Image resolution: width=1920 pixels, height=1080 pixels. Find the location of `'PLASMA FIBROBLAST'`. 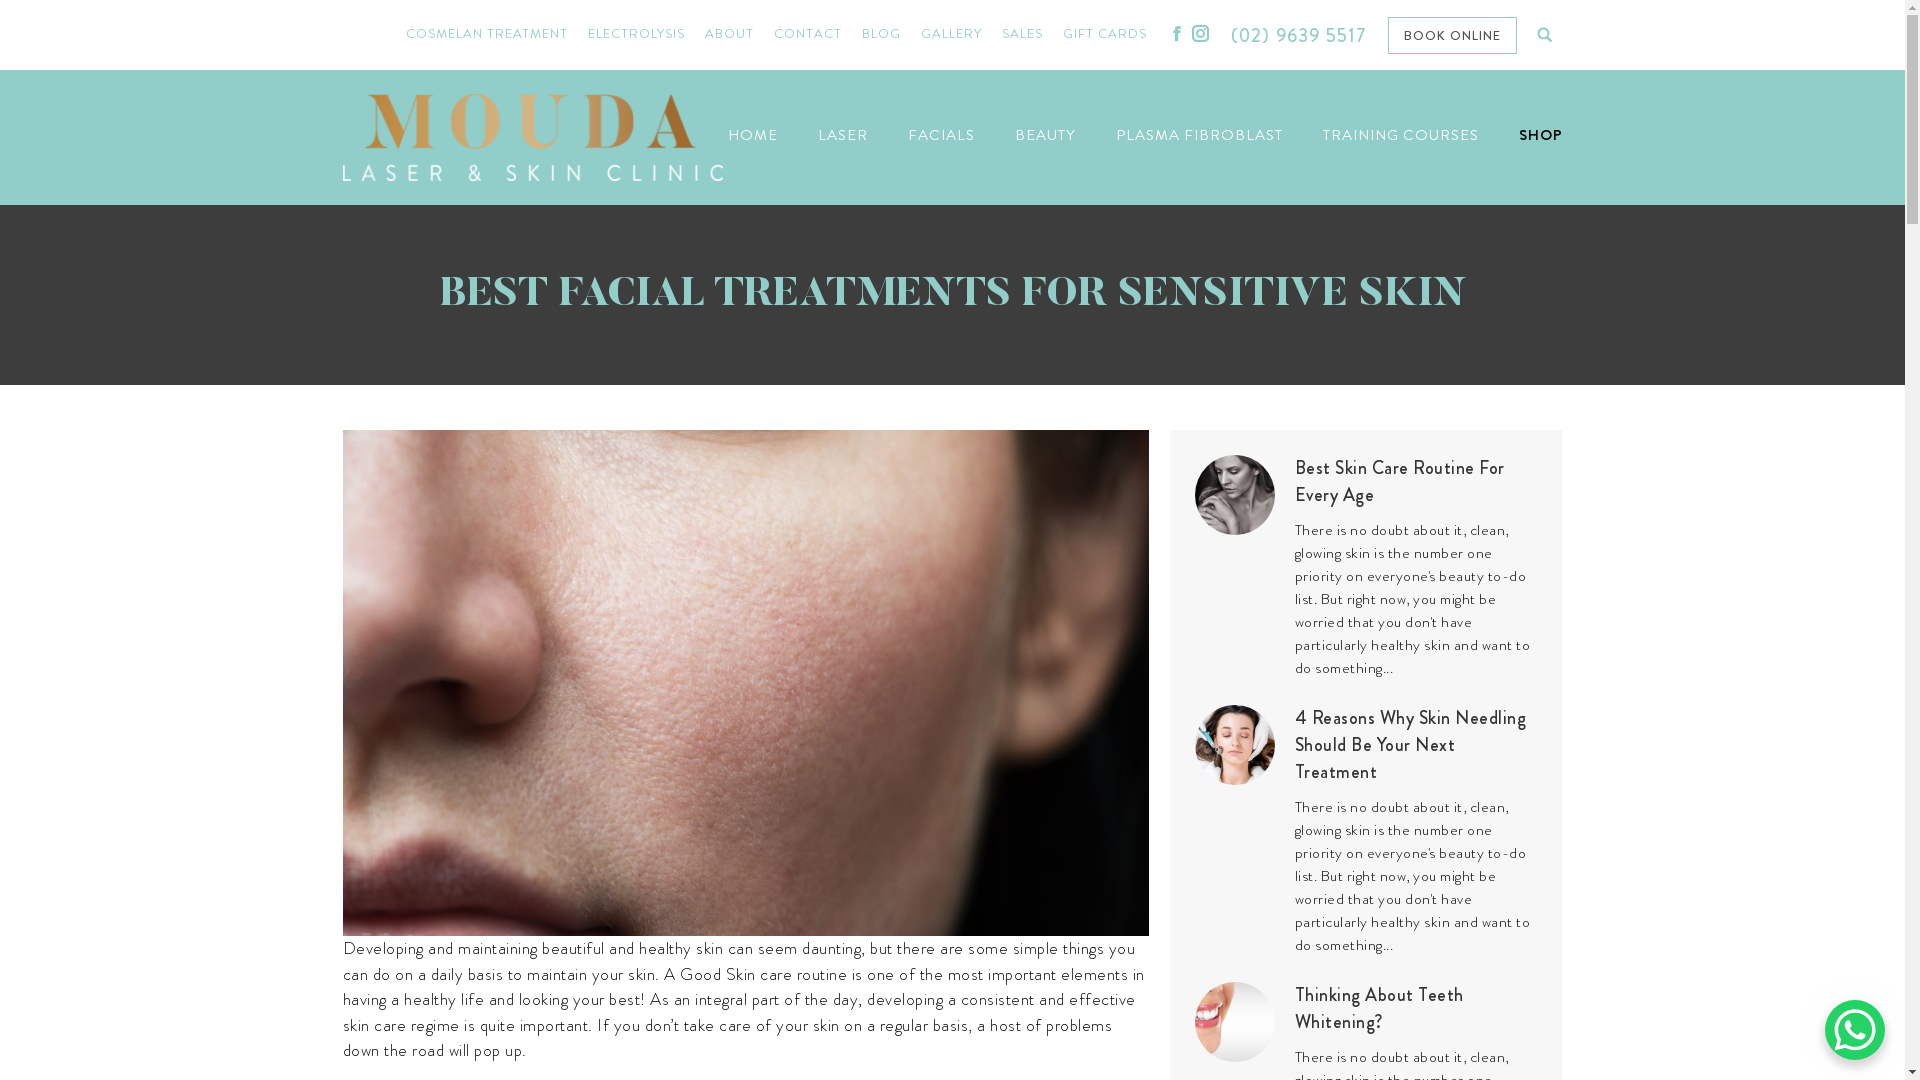

'PLASMA FIBROBLAST' is located at coordinates (1199, 135).